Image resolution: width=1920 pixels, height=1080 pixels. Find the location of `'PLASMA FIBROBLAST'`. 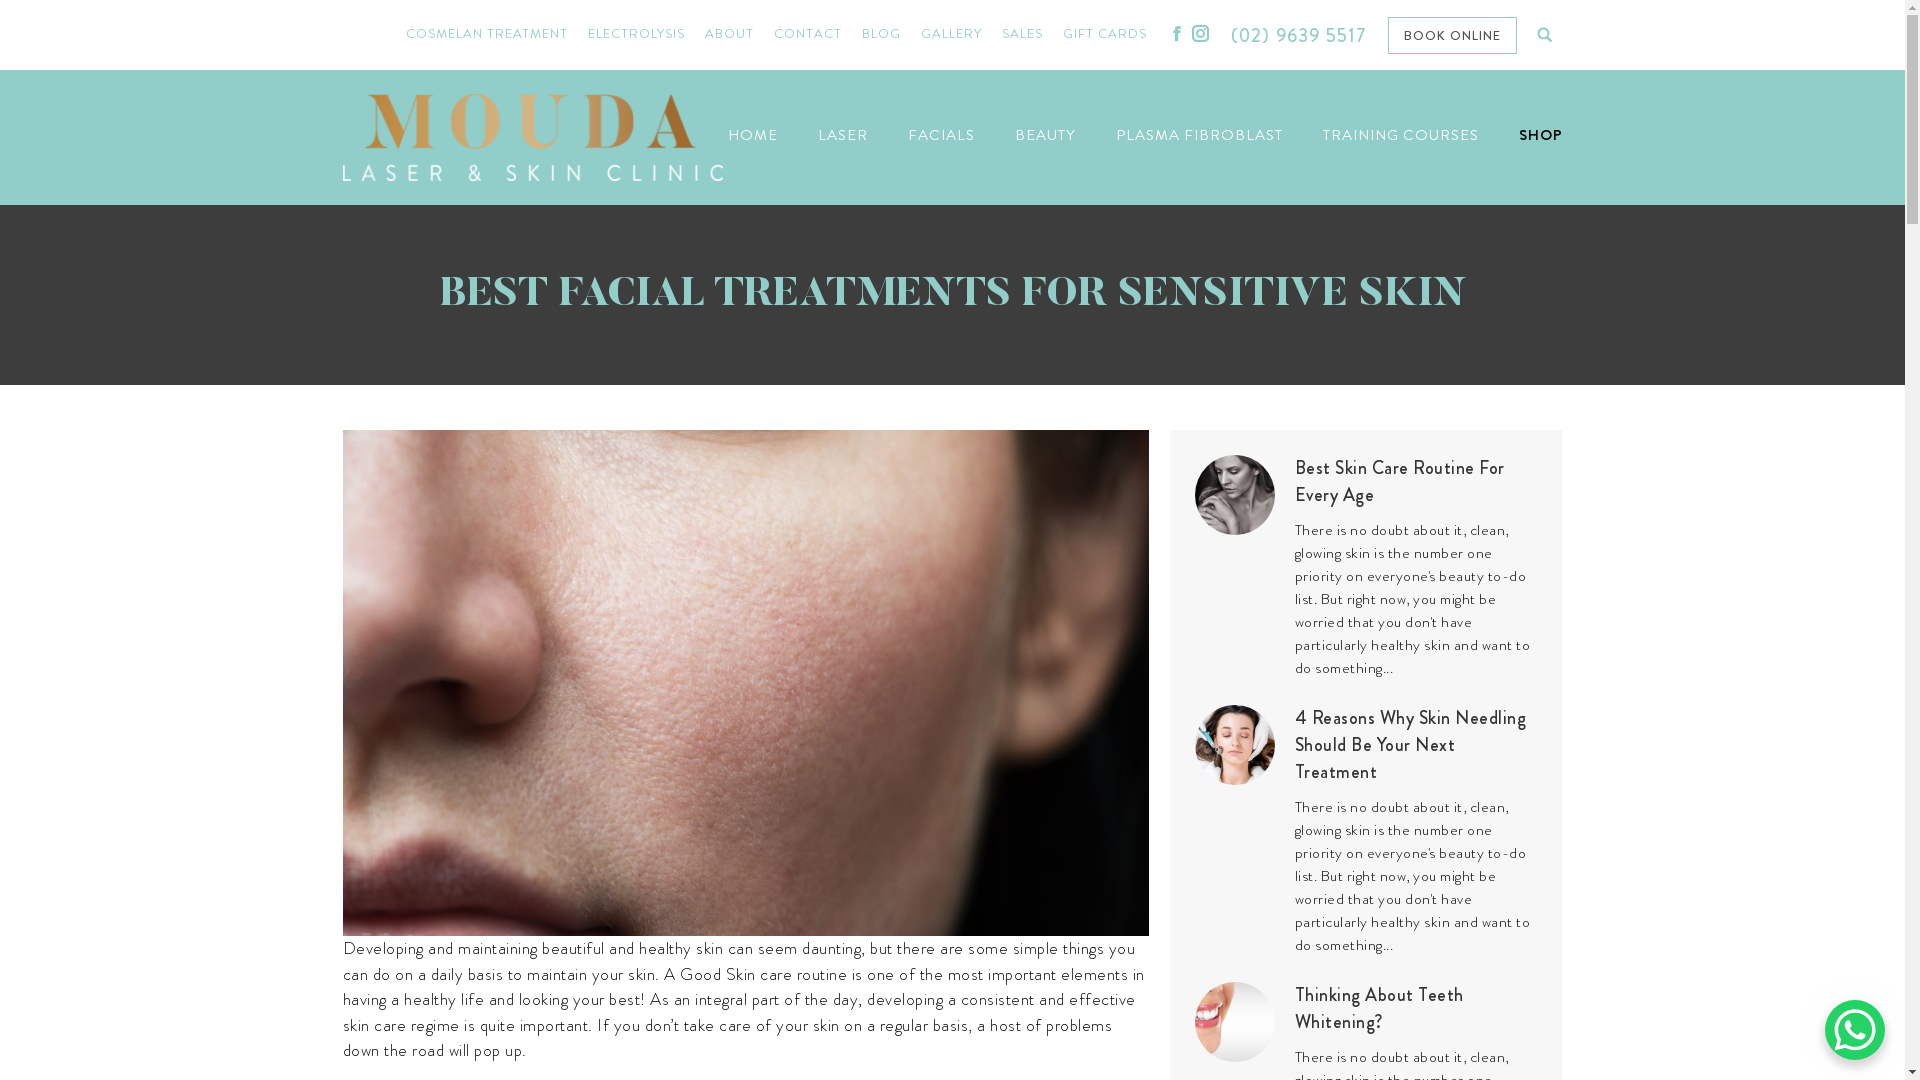

'PLASMA FIBROBLAST' is located at coordinates (1199, 135).